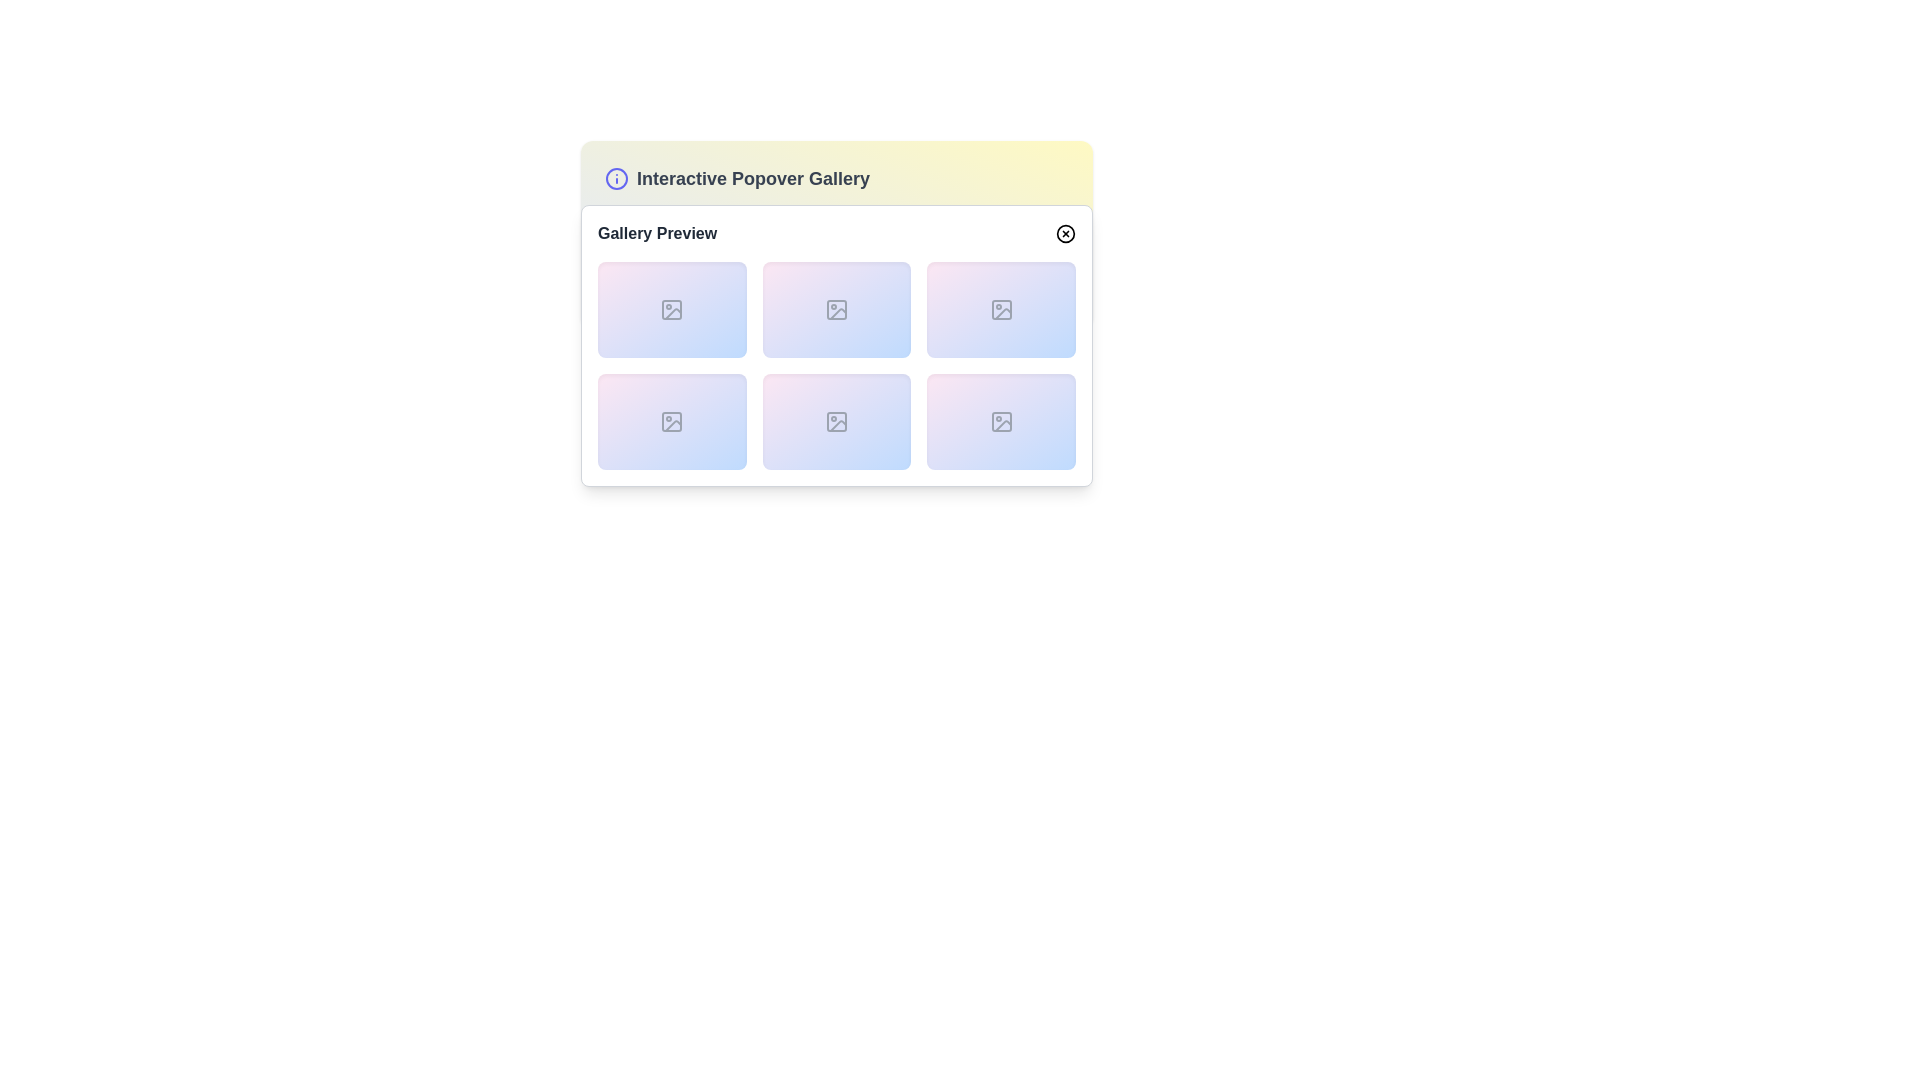 Image resolution: width=1920 pixels, height=1080 pixels. What do you see at coordinates (752, 177) in the screenshot?
I see `the text label 'Interactive Popover Gallery', which serves as a prominent heading in the gallery interface` at bounding box center [752, 177].